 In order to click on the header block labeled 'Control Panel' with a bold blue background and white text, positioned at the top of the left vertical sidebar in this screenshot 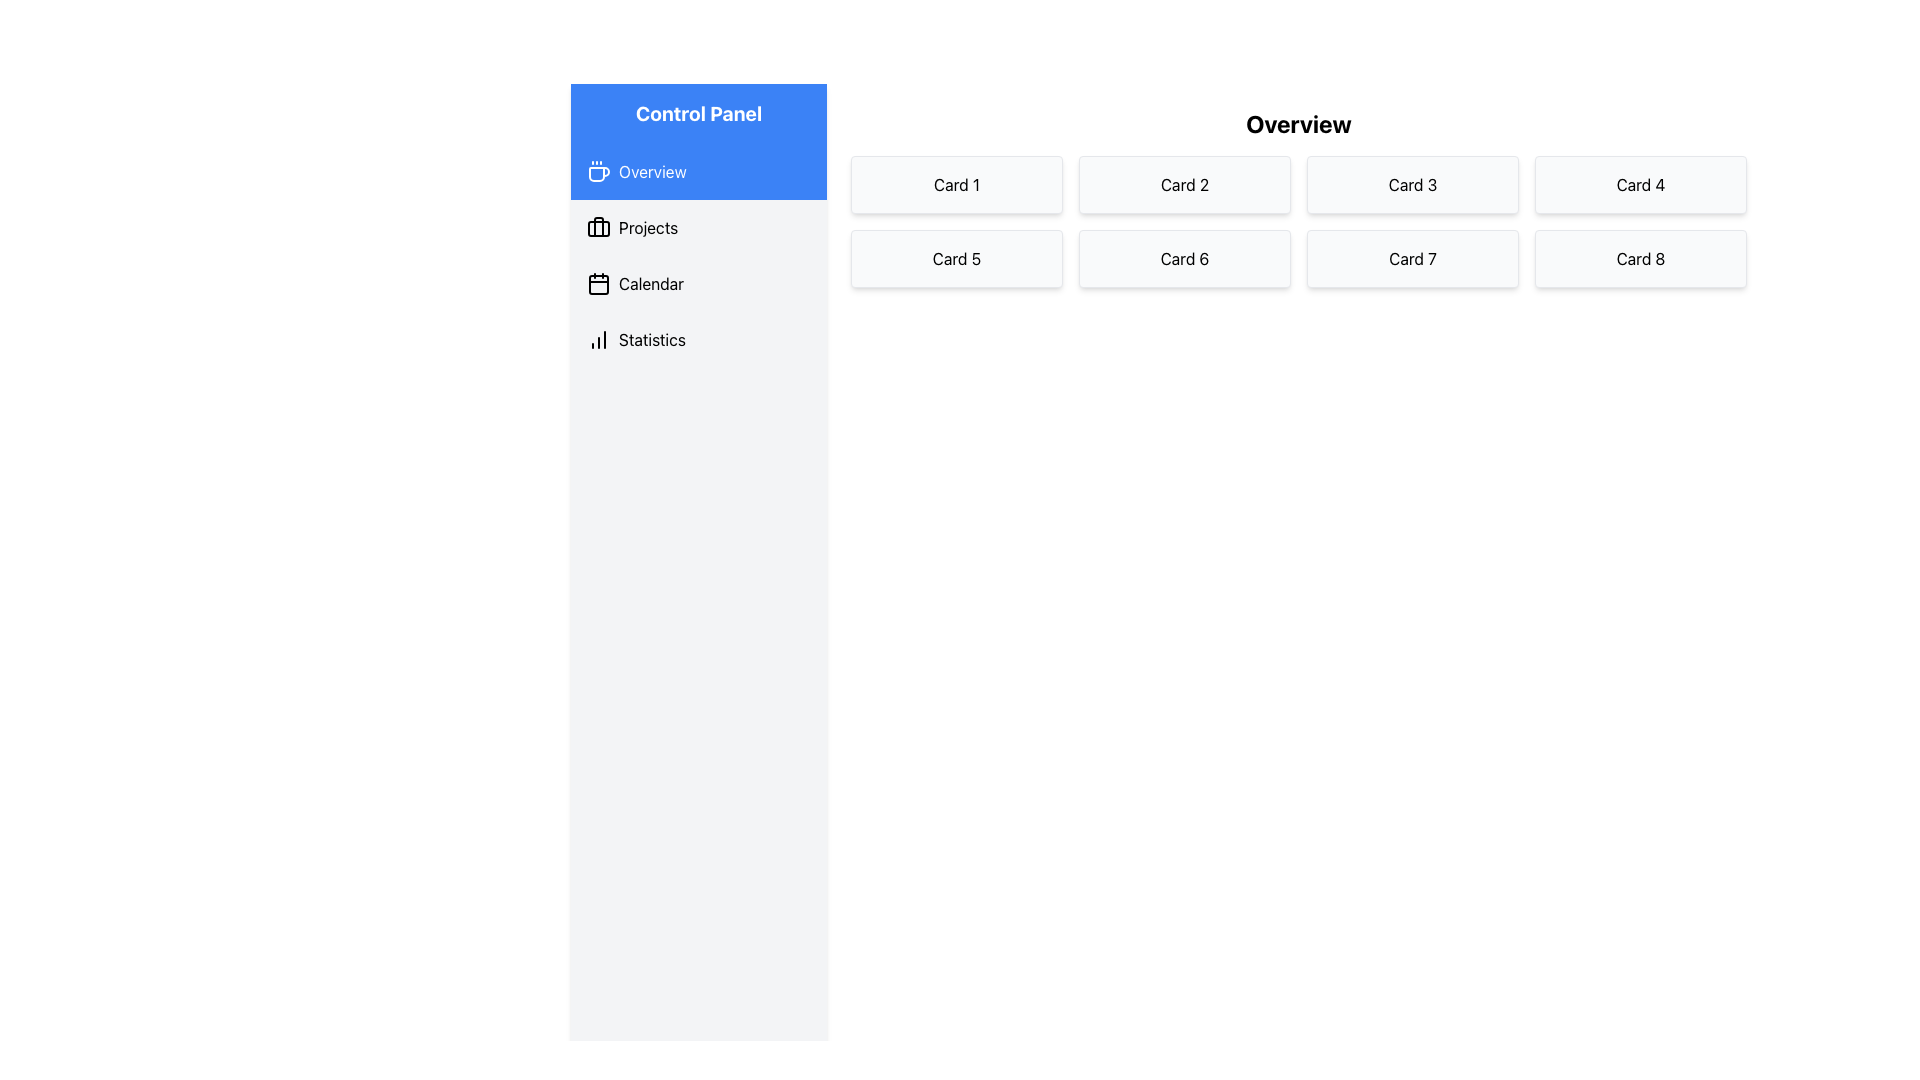, I will do `click(699, 114)`.